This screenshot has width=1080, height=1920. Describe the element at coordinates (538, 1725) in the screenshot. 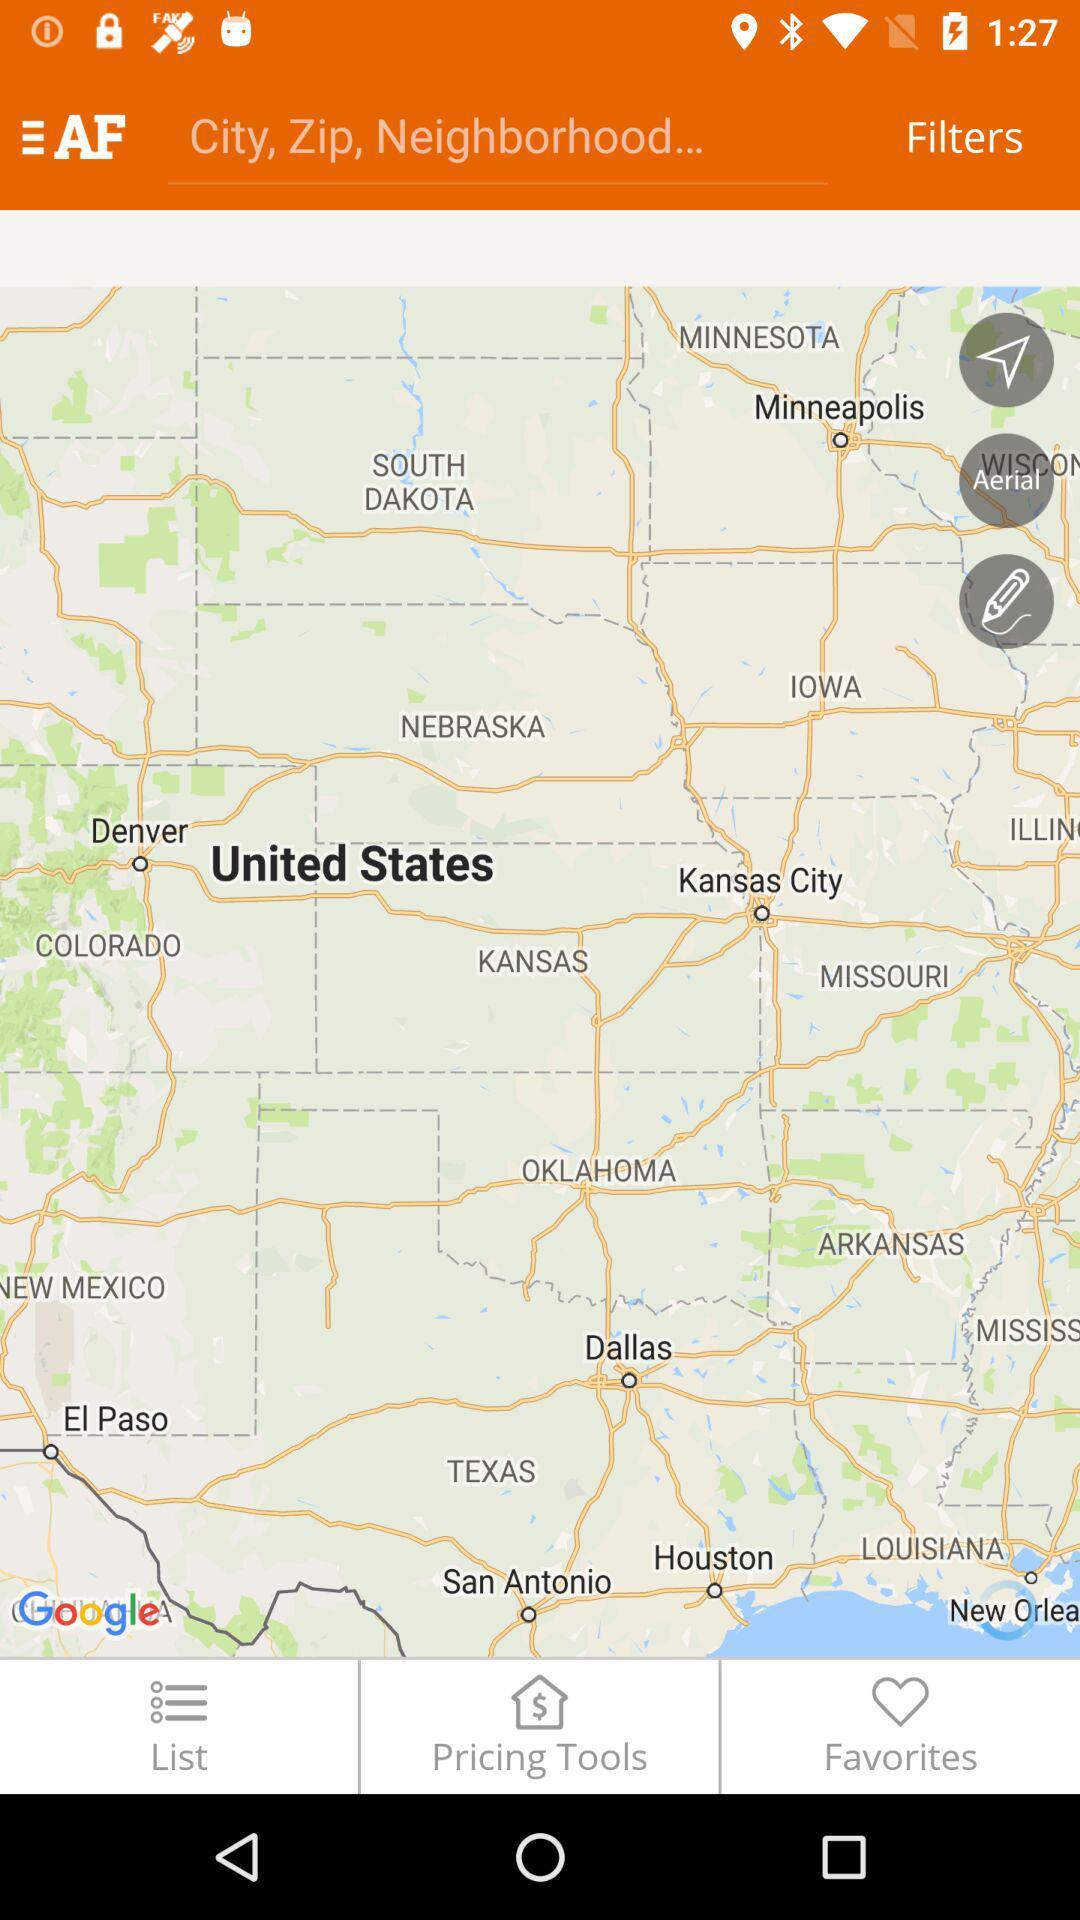

I see `the item next to the list item` at that location.